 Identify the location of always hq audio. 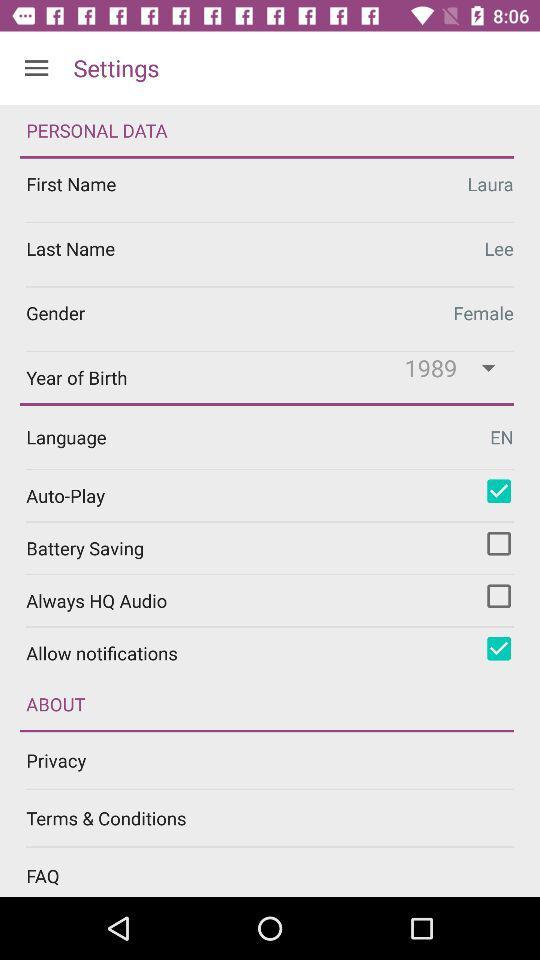
(498, 596).